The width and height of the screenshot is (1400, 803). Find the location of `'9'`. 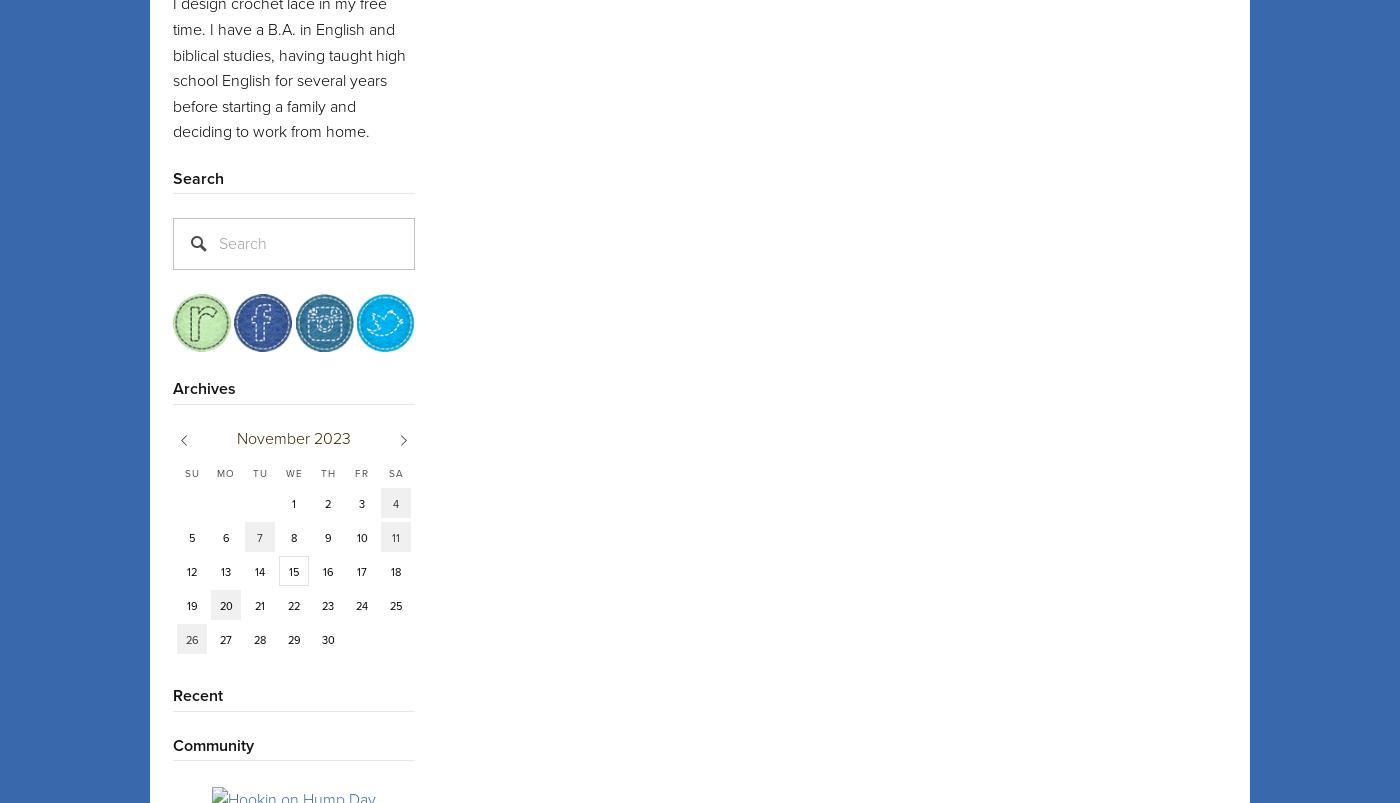

'9' is located at coordinates (327, 538).